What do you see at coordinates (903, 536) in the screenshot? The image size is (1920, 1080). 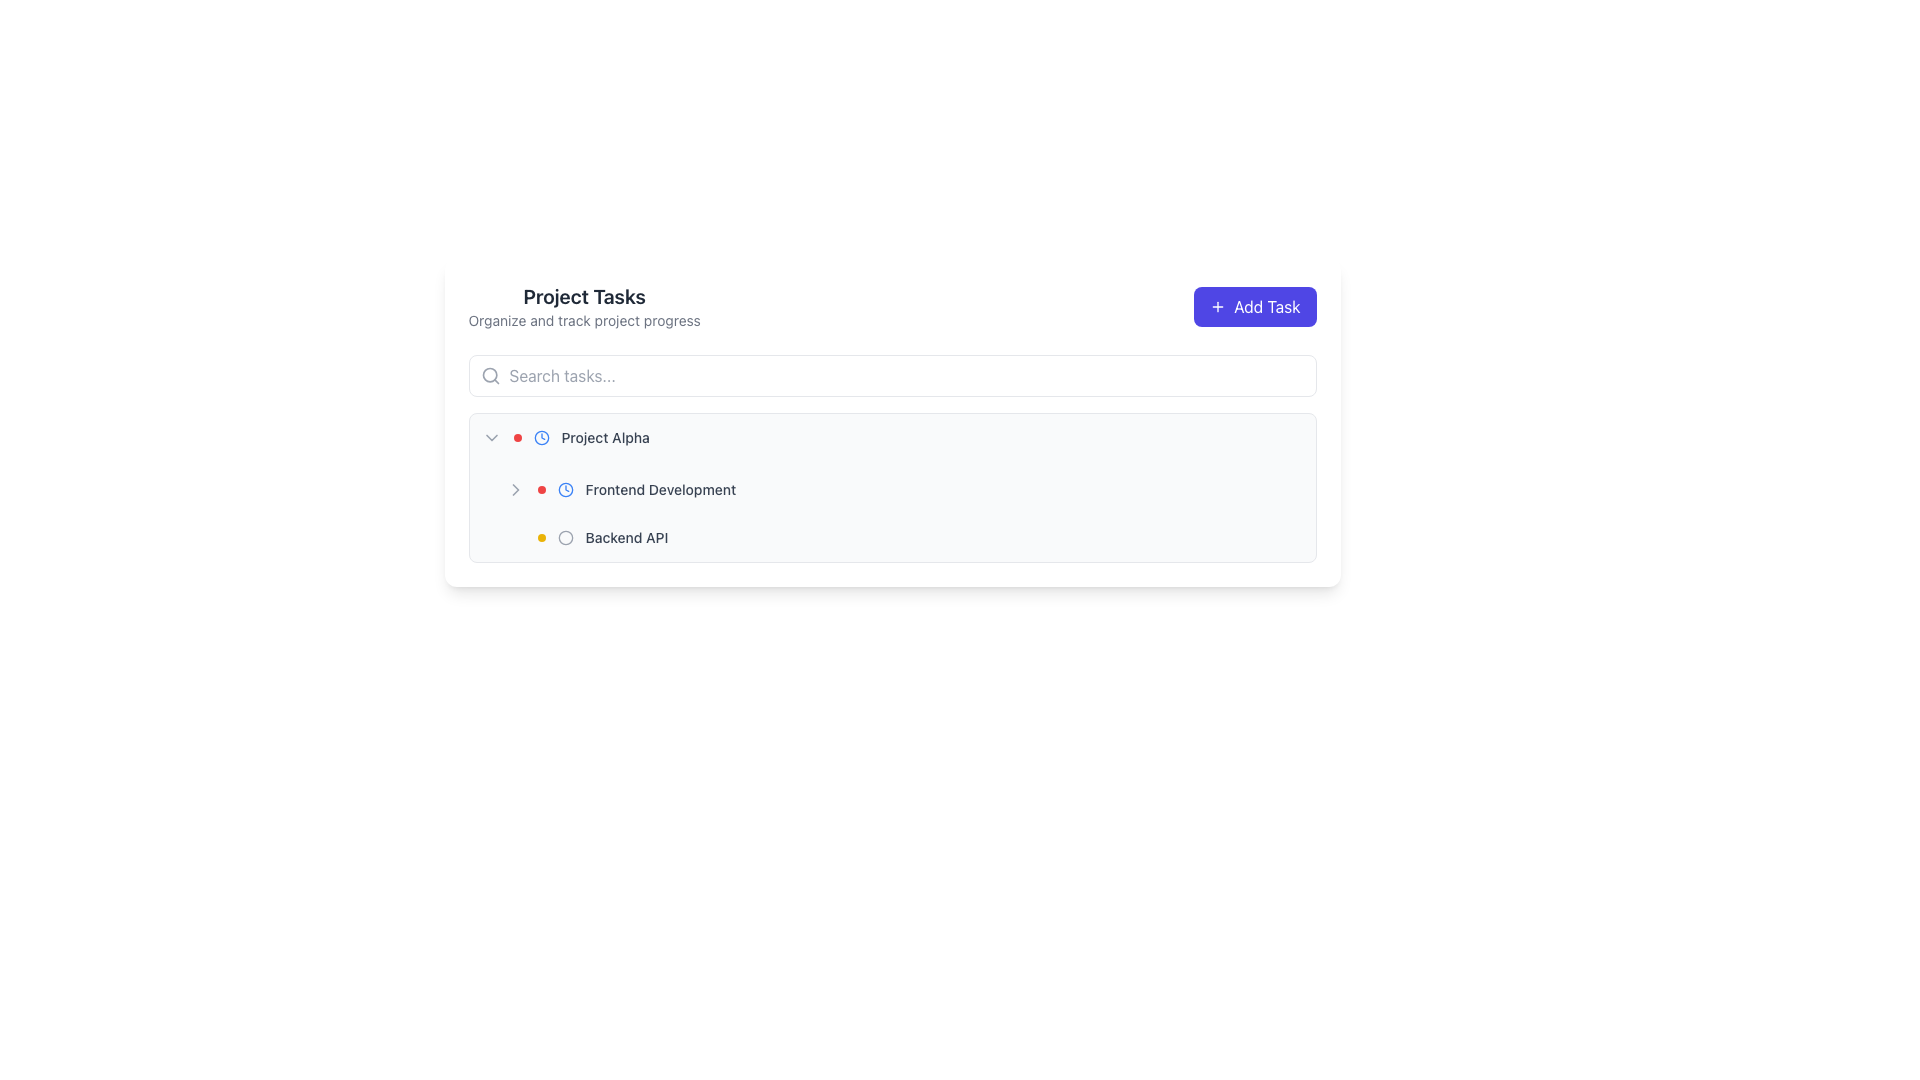 I see `the 'Backend API' task list item, which is the third item` at bounding box center [903, 536].